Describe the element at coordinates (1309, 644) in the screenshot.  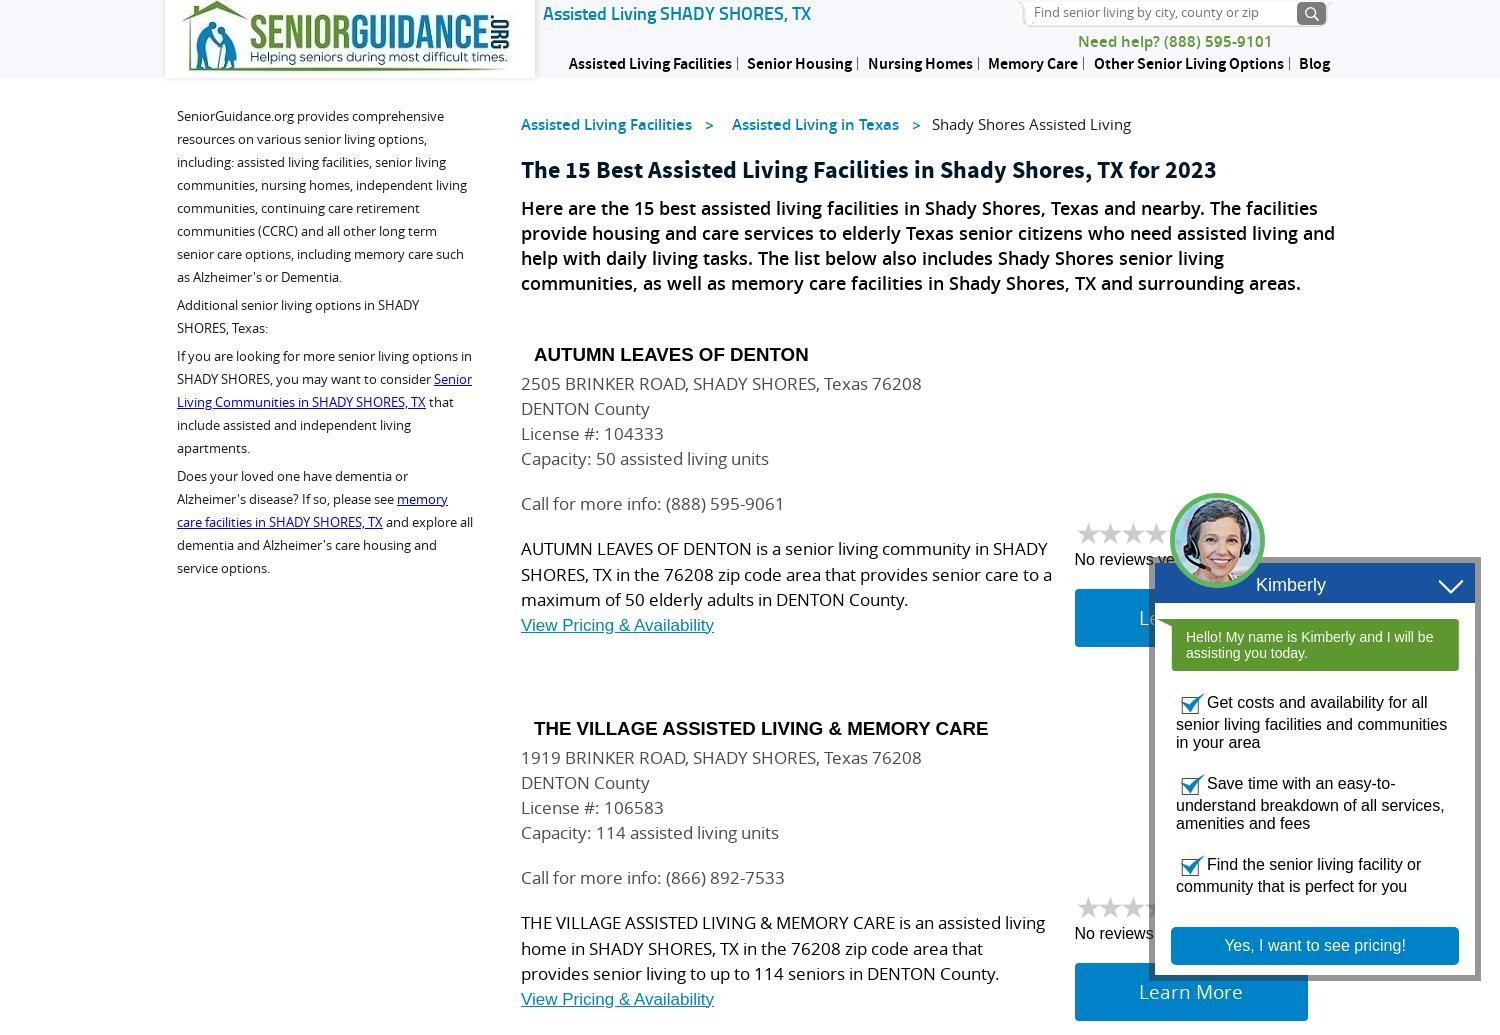
I see `'Hello! My name is Kimberly and I will be assisting you today.'` at that location.